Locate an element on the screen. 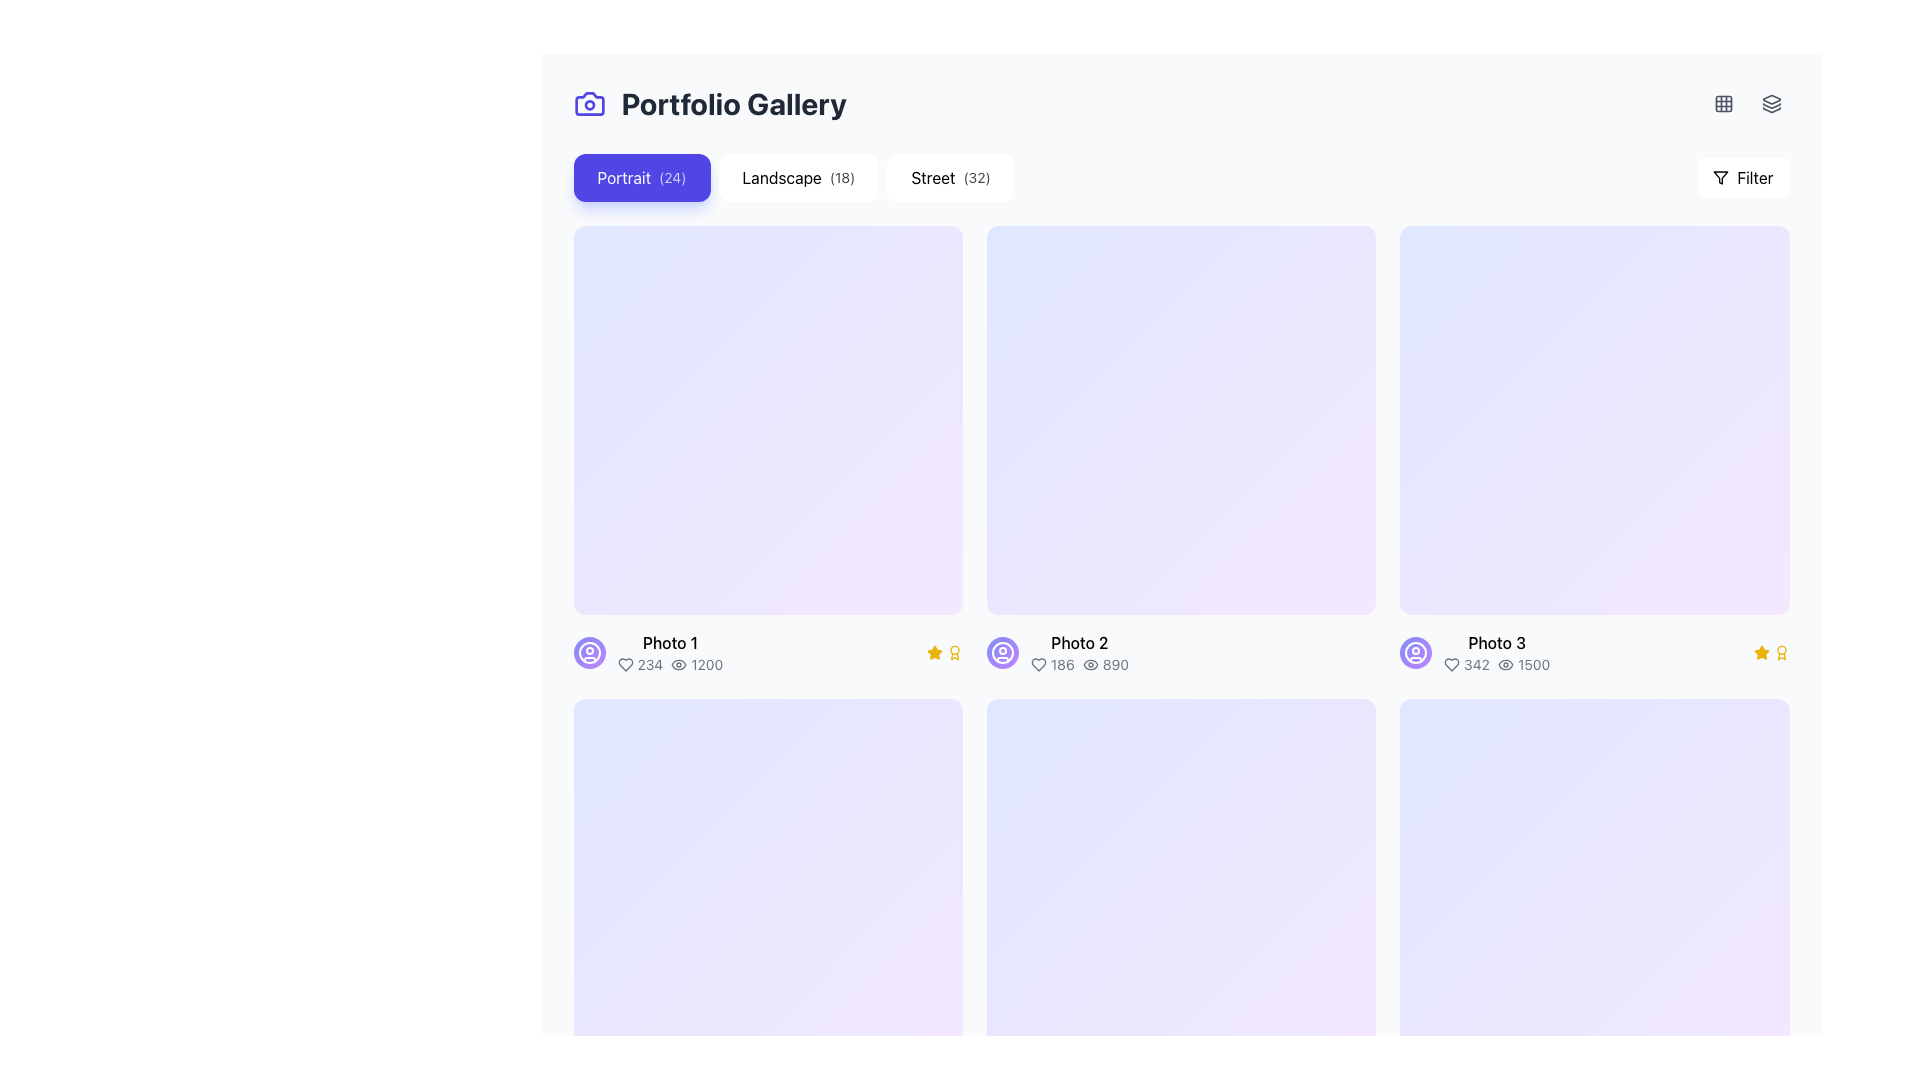 The height and width of the screenshot is (1080, 1920). number displayed in the view counter text element located under the thumbnail labeled 'Photo 1', which is the second indicator from the right, adjacent to the left of the yellow star icon is located at coordinates (697, 665).